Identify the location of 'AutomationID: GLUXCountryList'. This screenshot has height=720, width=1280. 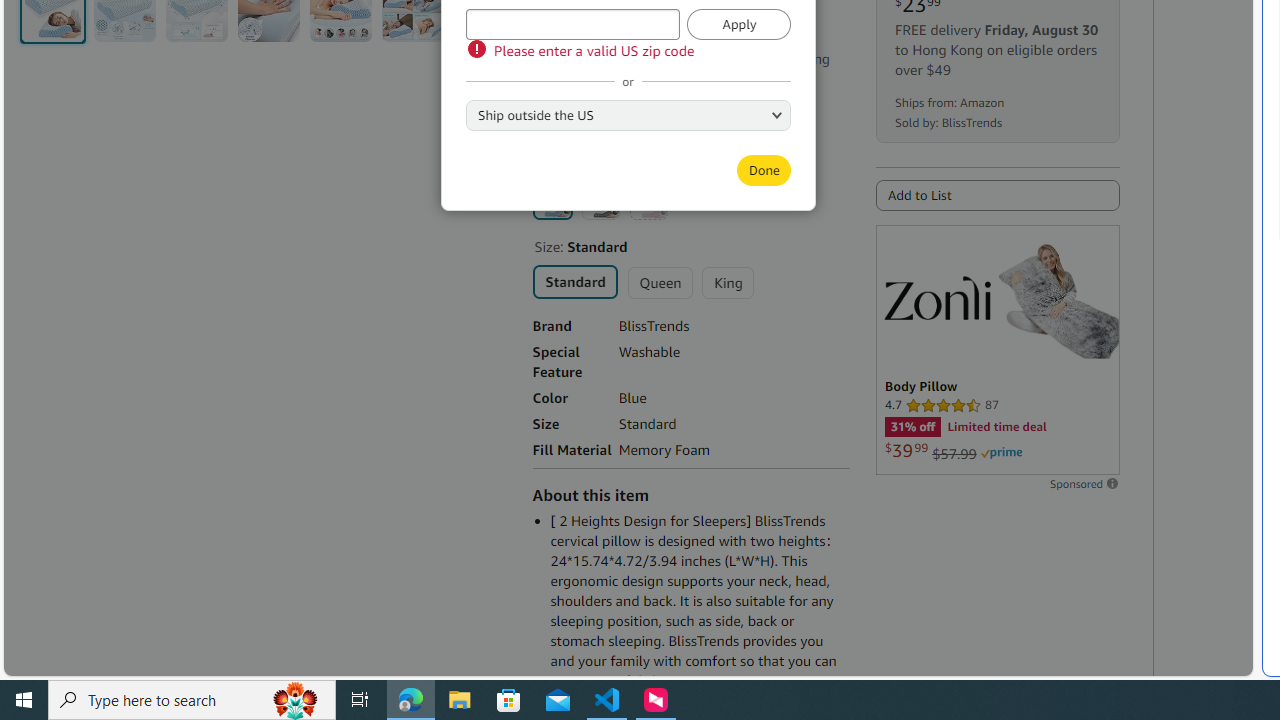
(627, 114).